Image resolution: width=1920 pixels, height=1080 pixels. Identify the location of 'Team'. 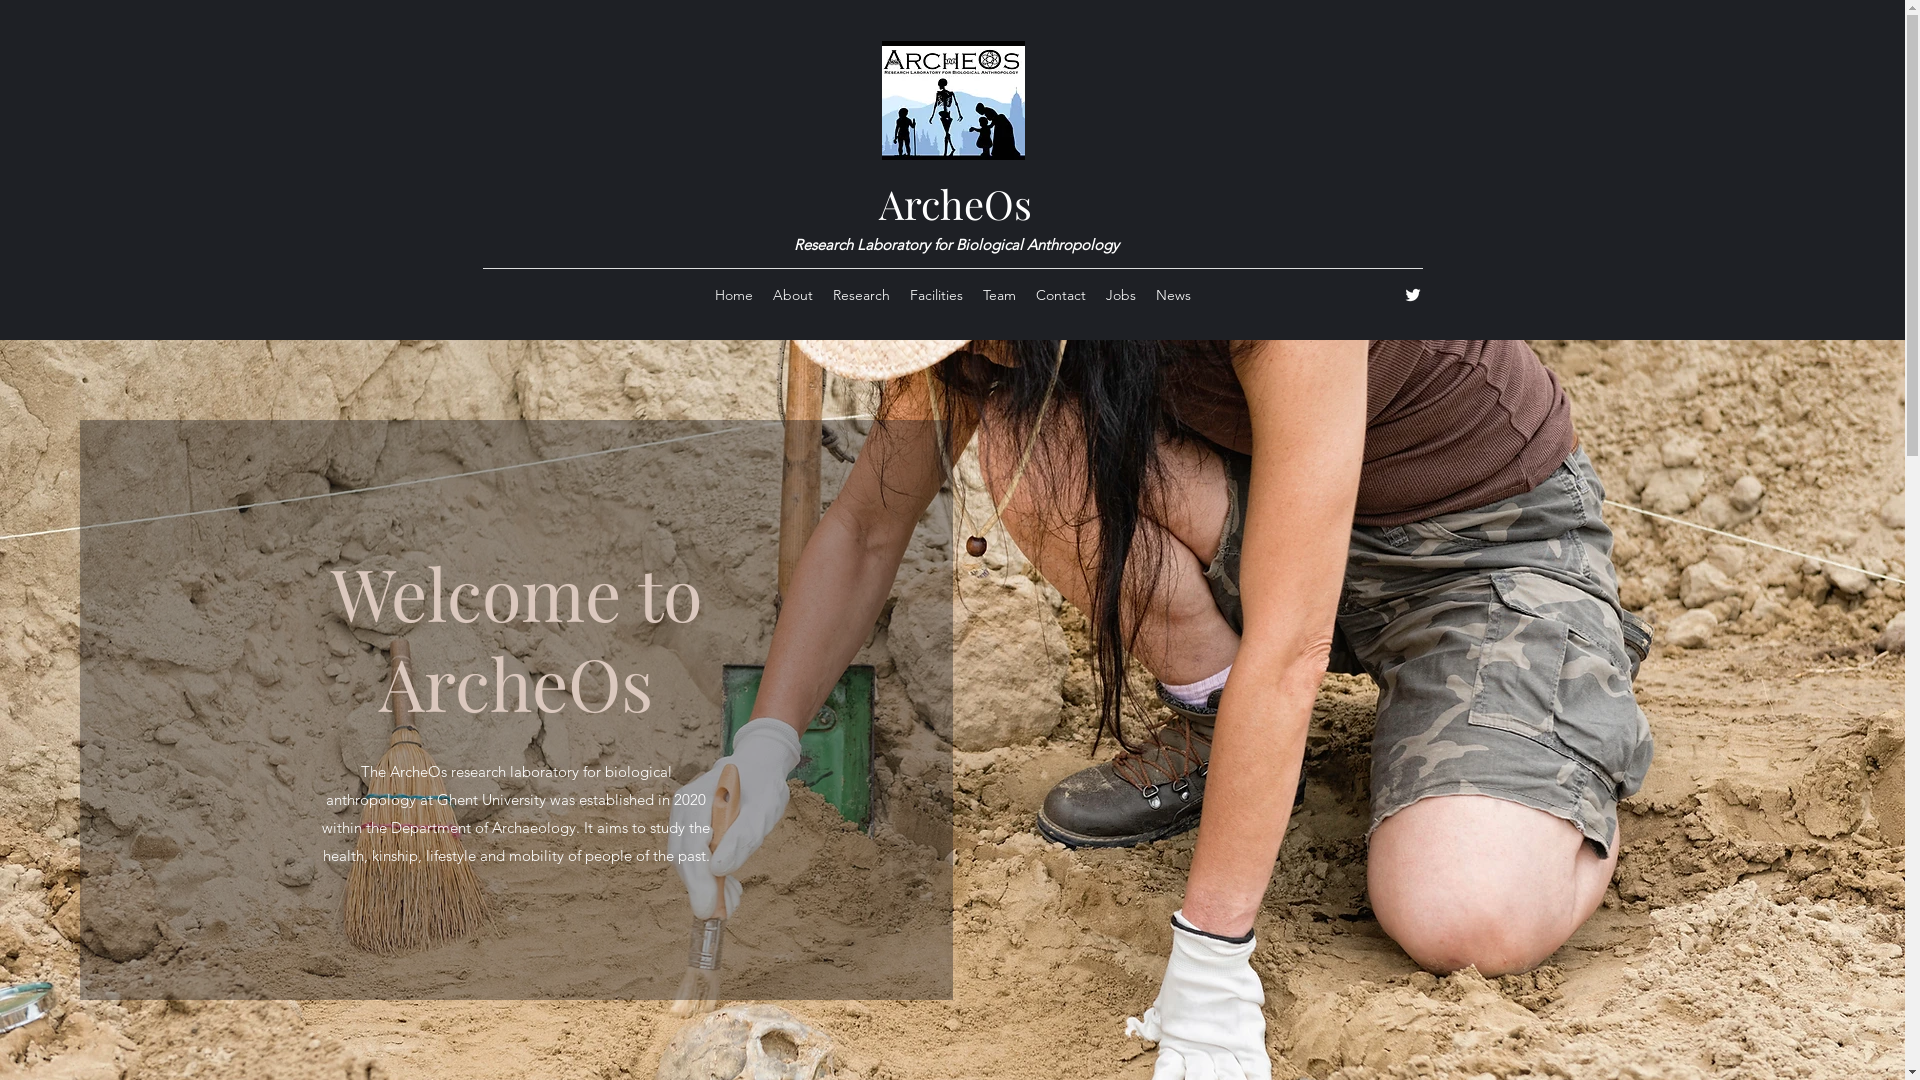
(998, 294).